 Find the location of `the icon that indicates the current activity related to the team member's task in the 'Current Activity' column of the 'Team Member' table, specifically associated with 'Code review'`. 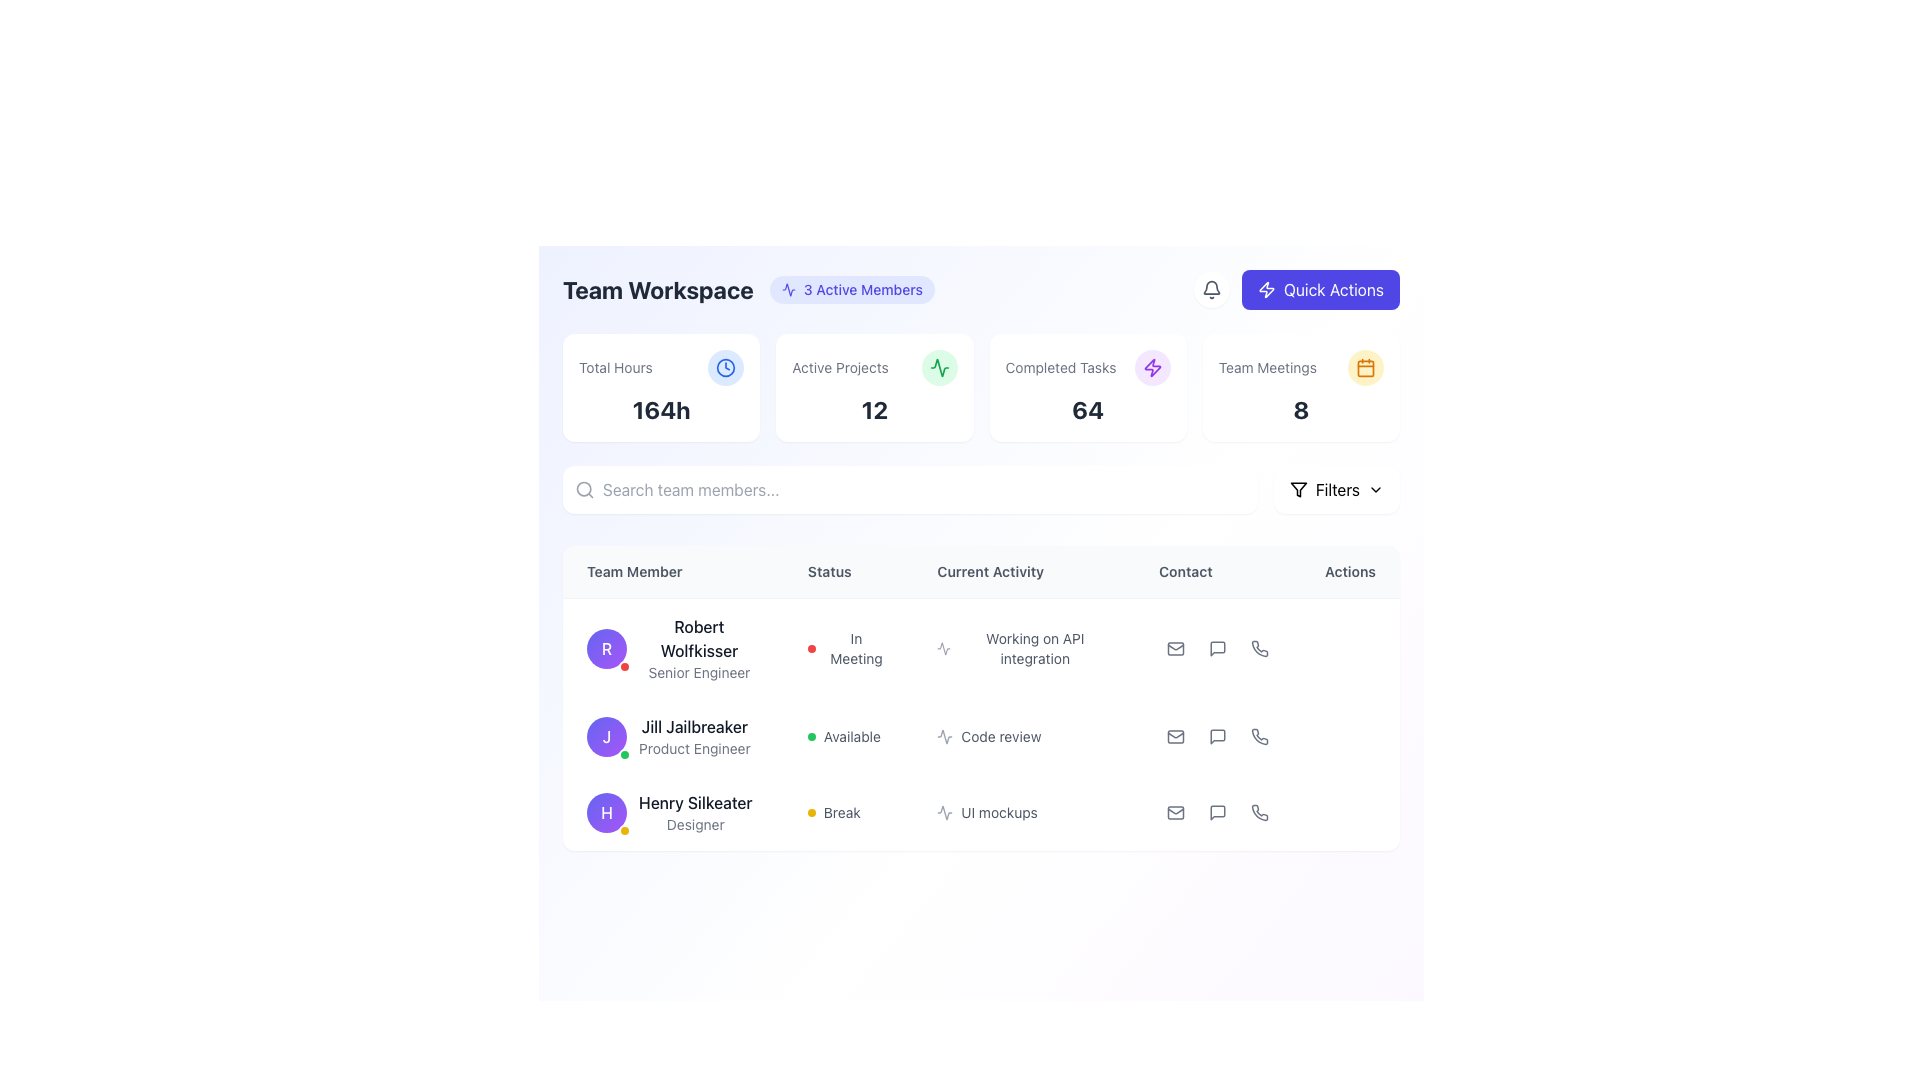

the icon that indicates the current activity related to the team member's task in the 'Current Activity' column of the 'Team Member' table, specifically associated with 'Code review' is located at coordinates (944, 736).